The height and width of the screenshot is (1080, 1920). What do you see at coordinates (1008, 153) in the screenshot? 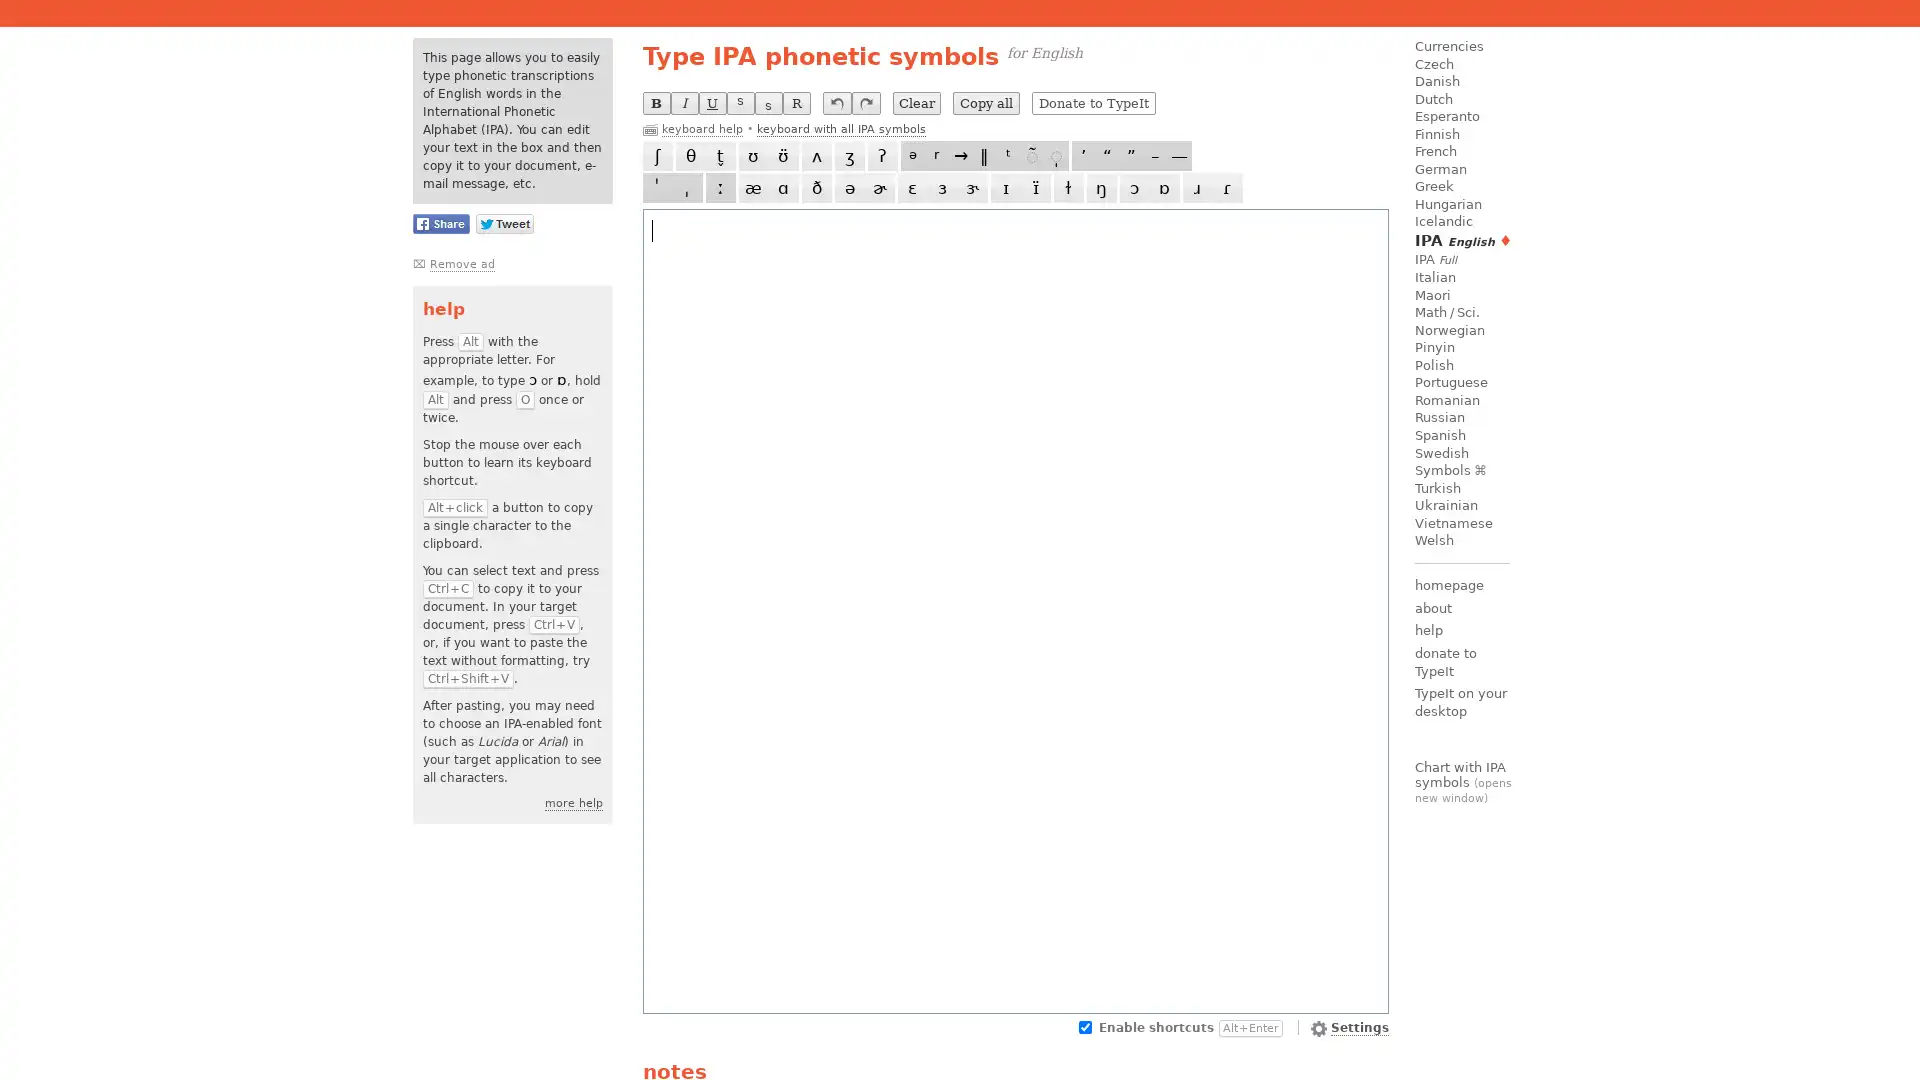
I see `t` at bounding box center [1008, 153].